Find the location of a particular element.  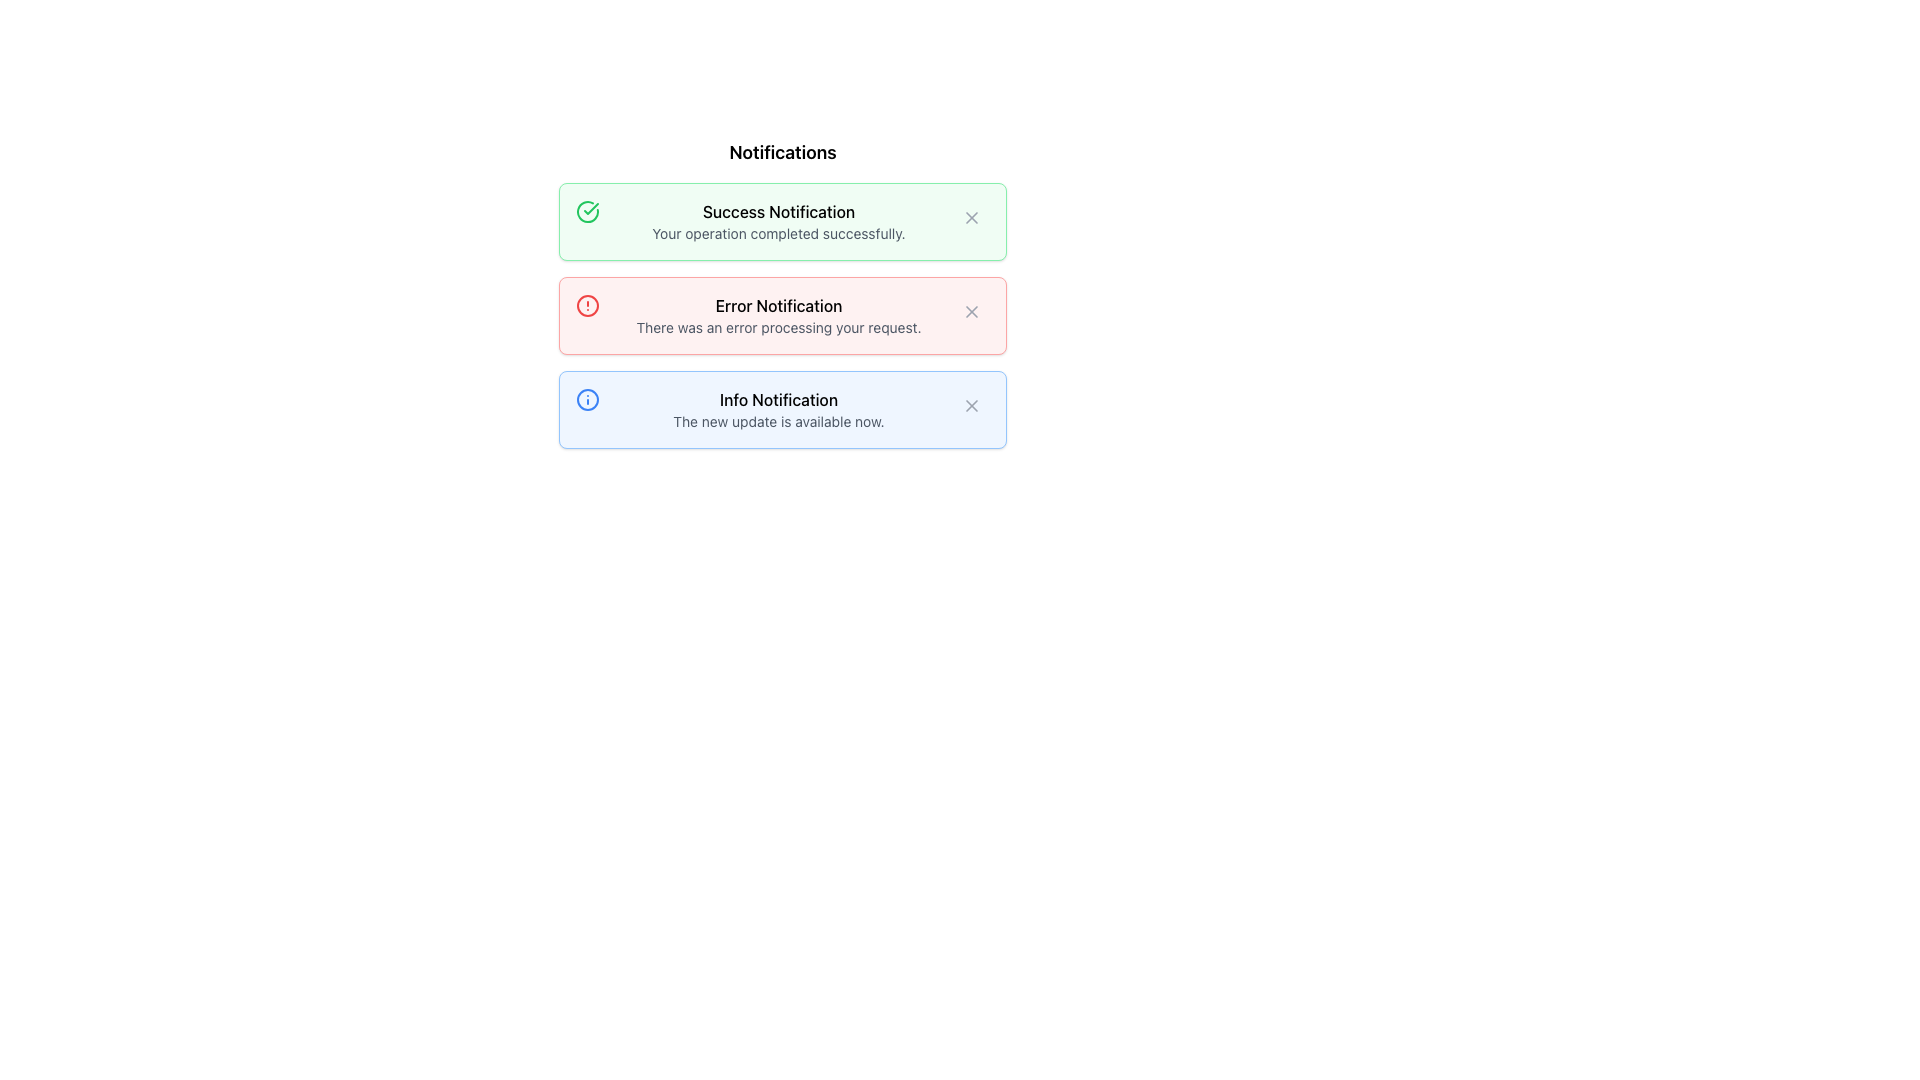

the informational message located in the 'Success Notification' section, positioned below the title 'Success Notification' within the green-colored box is located at coordinates (777, 233).